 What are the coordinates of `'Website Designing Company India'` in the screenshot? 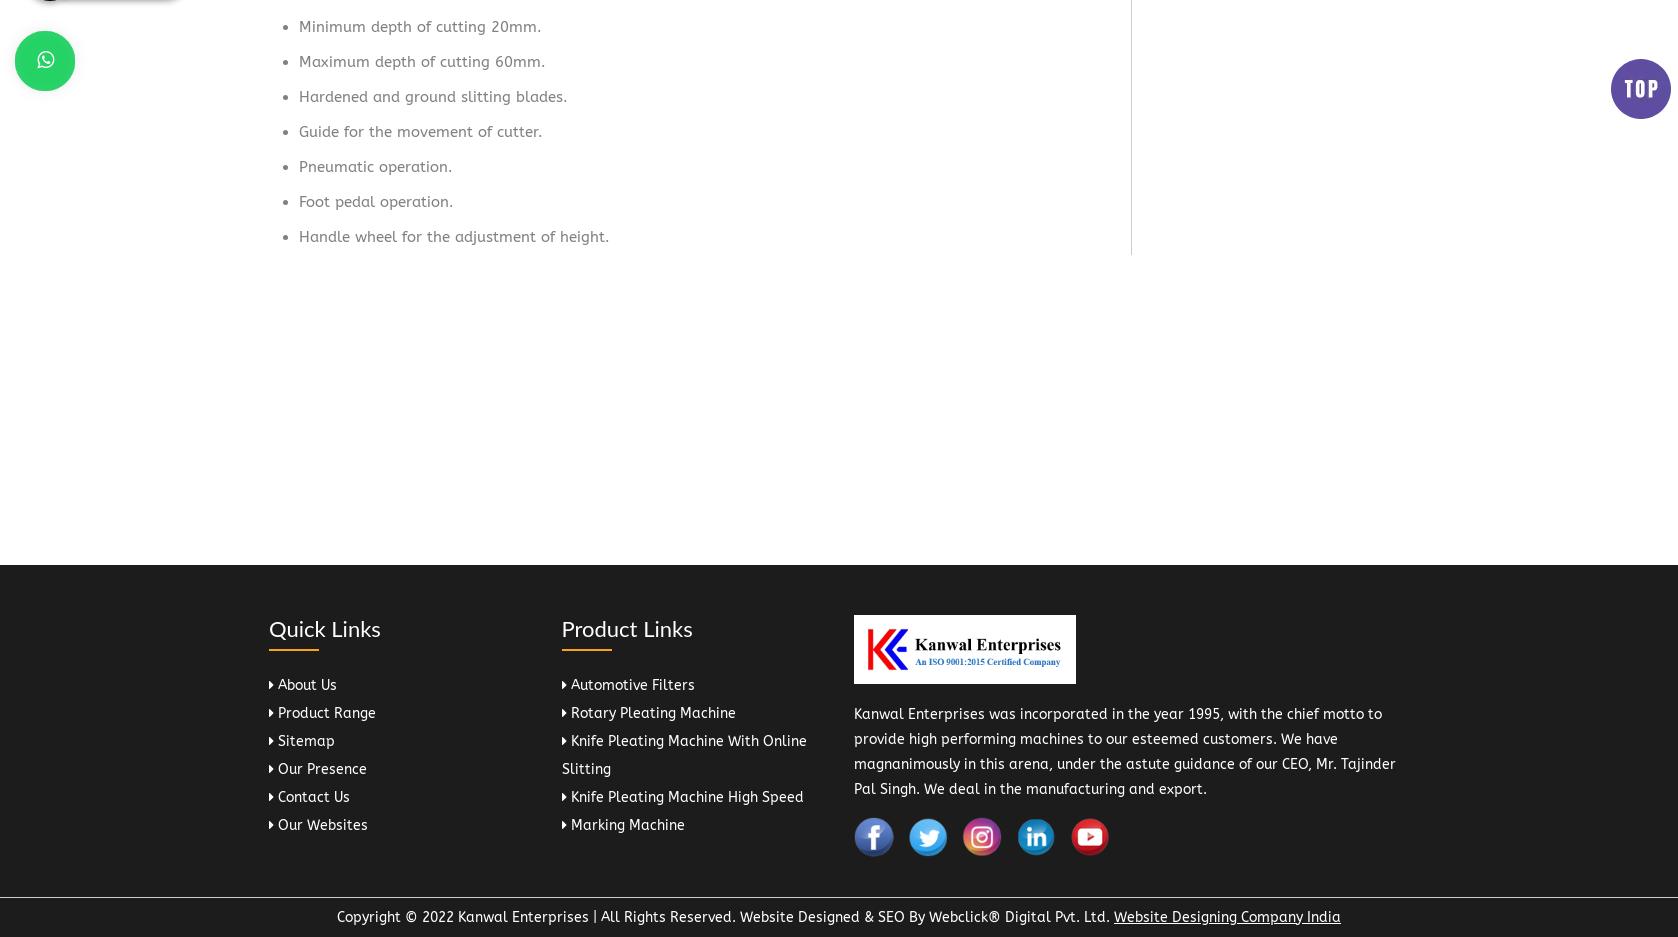 It's located at (1227, 916).